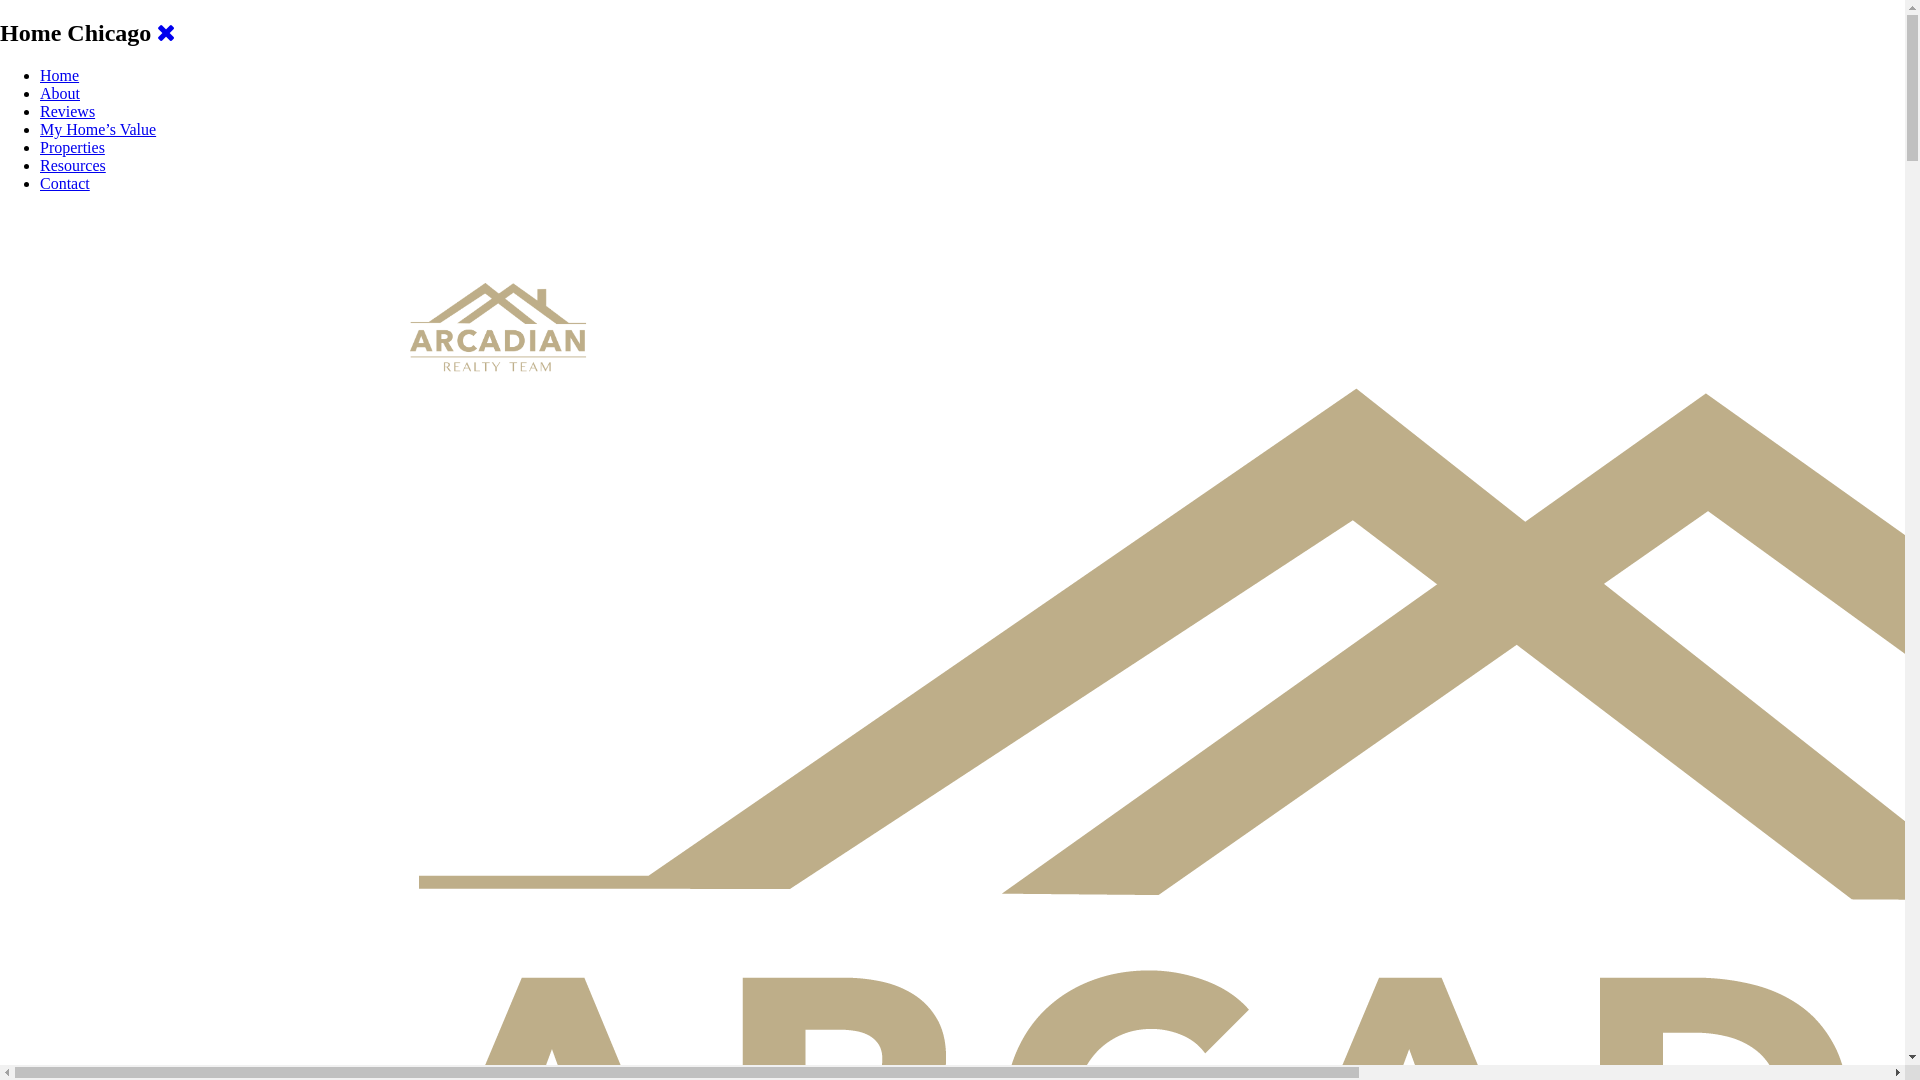 The height and width of the screenshot is (1080, 1920). I want to click on 'Properties', so click(72, 146).